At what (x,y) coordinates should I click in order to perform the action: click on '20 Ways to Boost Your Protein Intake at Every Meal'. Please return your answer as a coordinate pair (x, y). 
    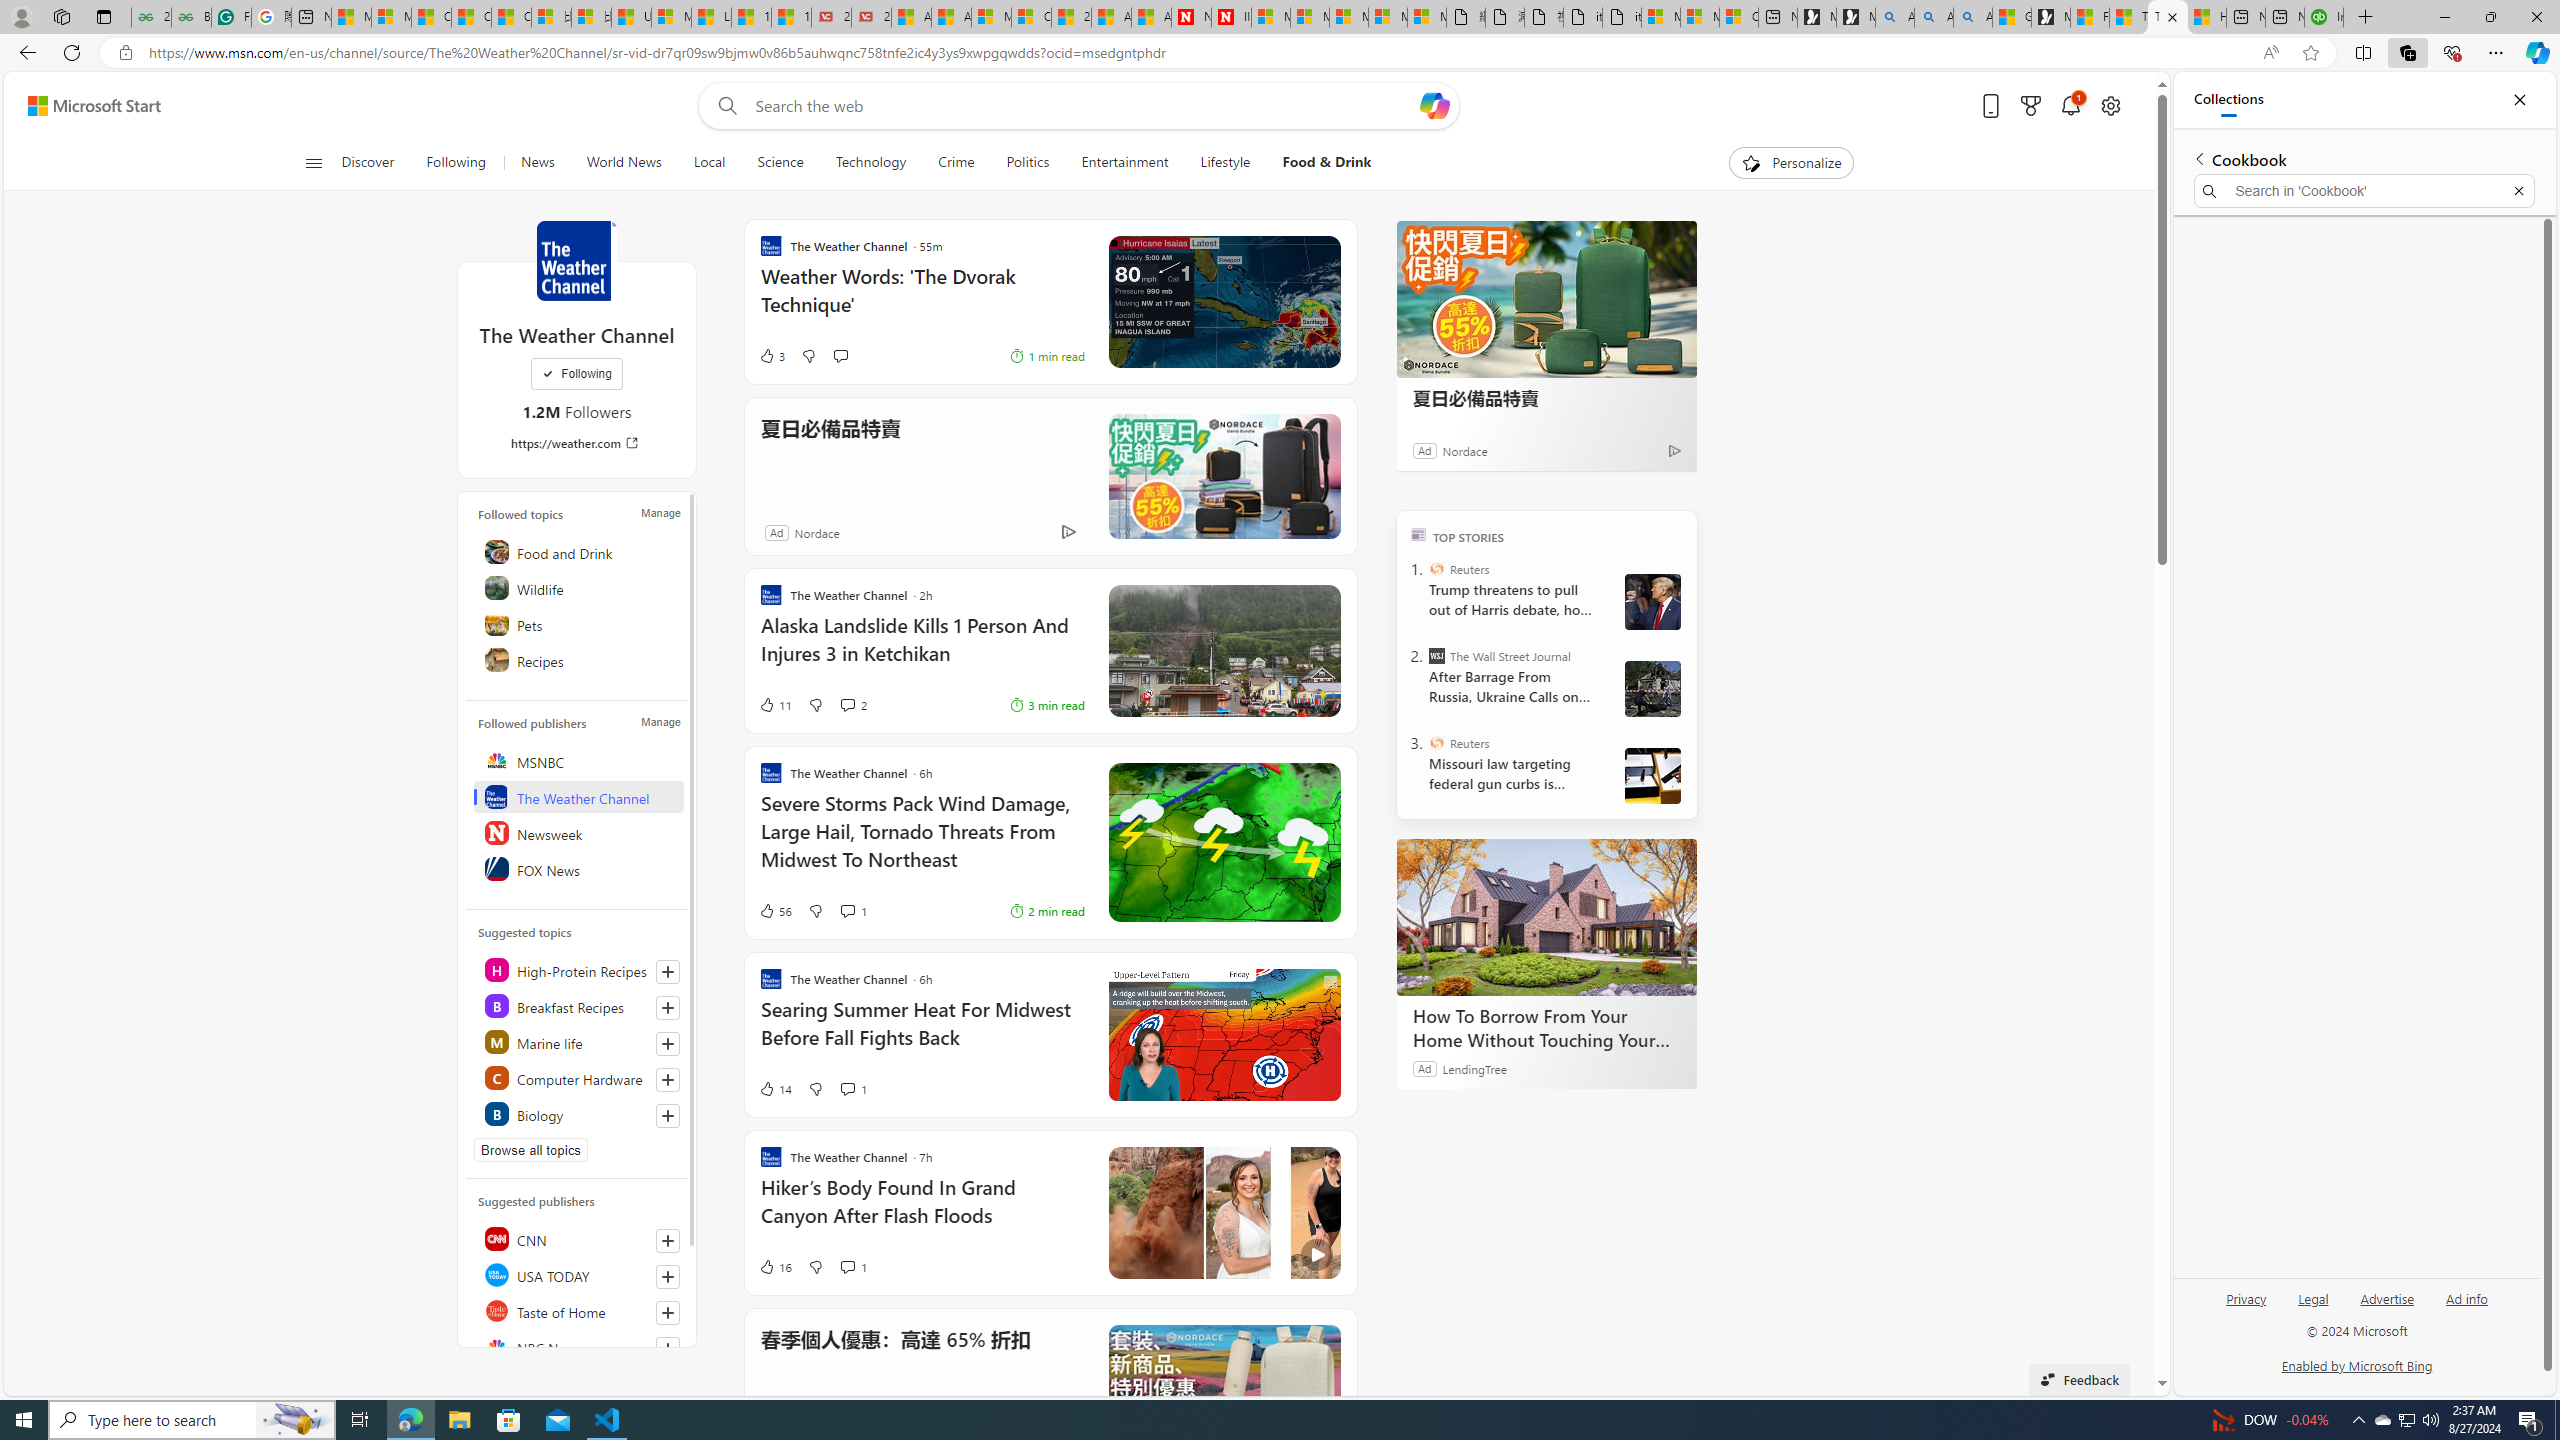
    Looking at the image, I should click on (1071, 16).